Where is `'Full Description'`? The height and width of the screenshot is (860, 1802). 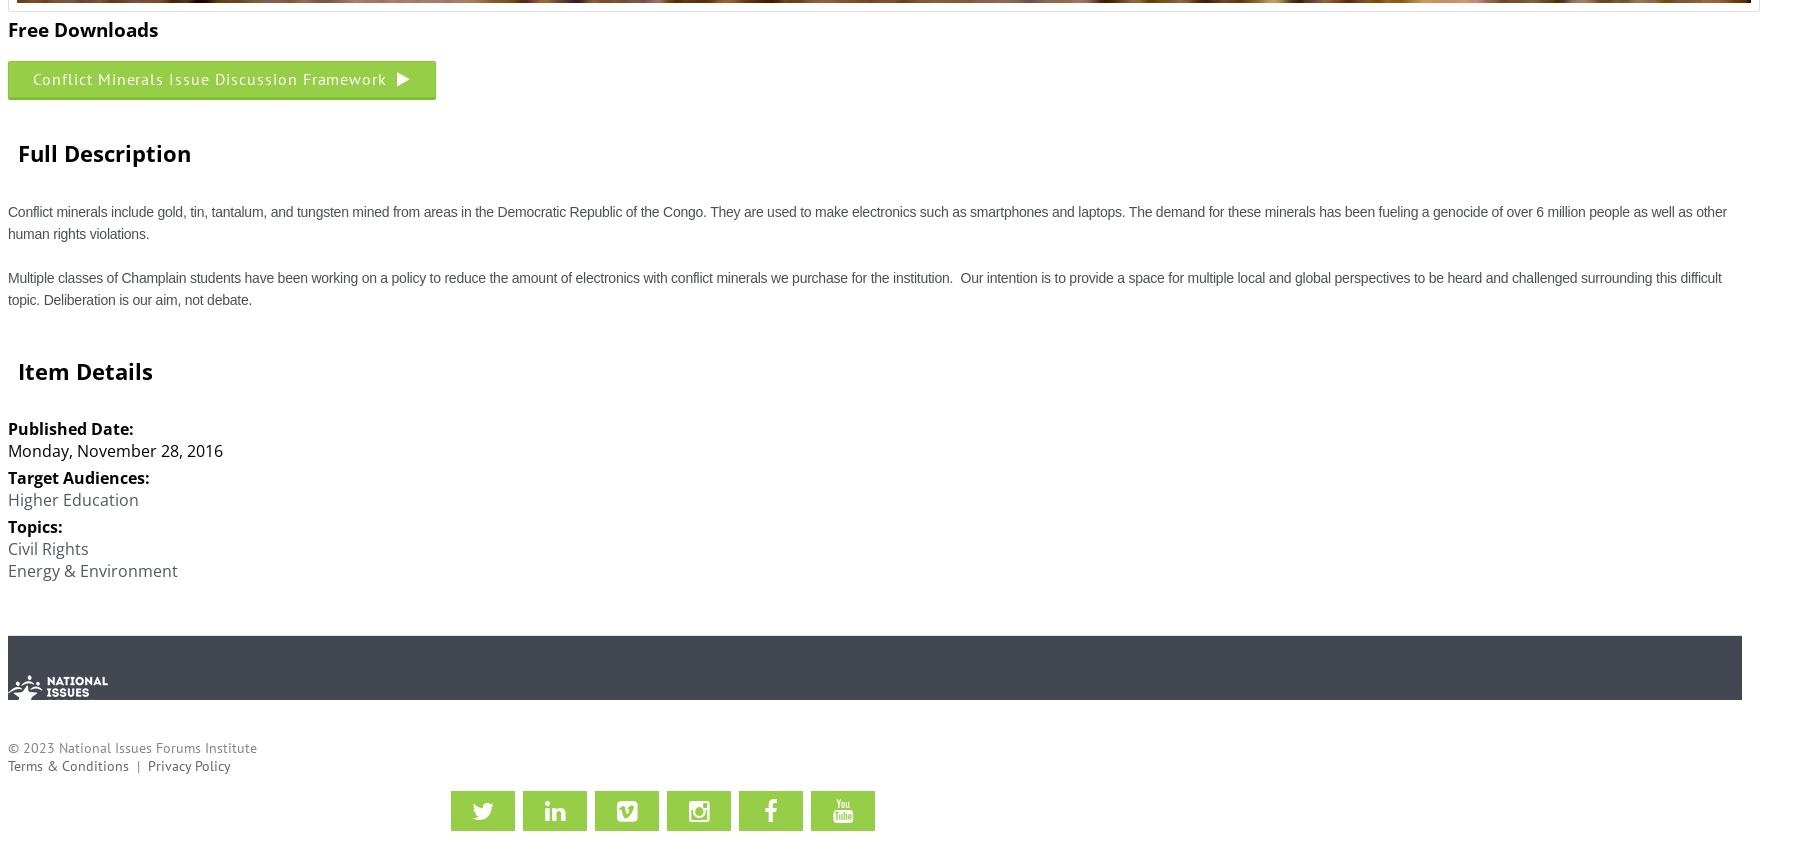
'Full Description' is located at coordinates (104, 153).